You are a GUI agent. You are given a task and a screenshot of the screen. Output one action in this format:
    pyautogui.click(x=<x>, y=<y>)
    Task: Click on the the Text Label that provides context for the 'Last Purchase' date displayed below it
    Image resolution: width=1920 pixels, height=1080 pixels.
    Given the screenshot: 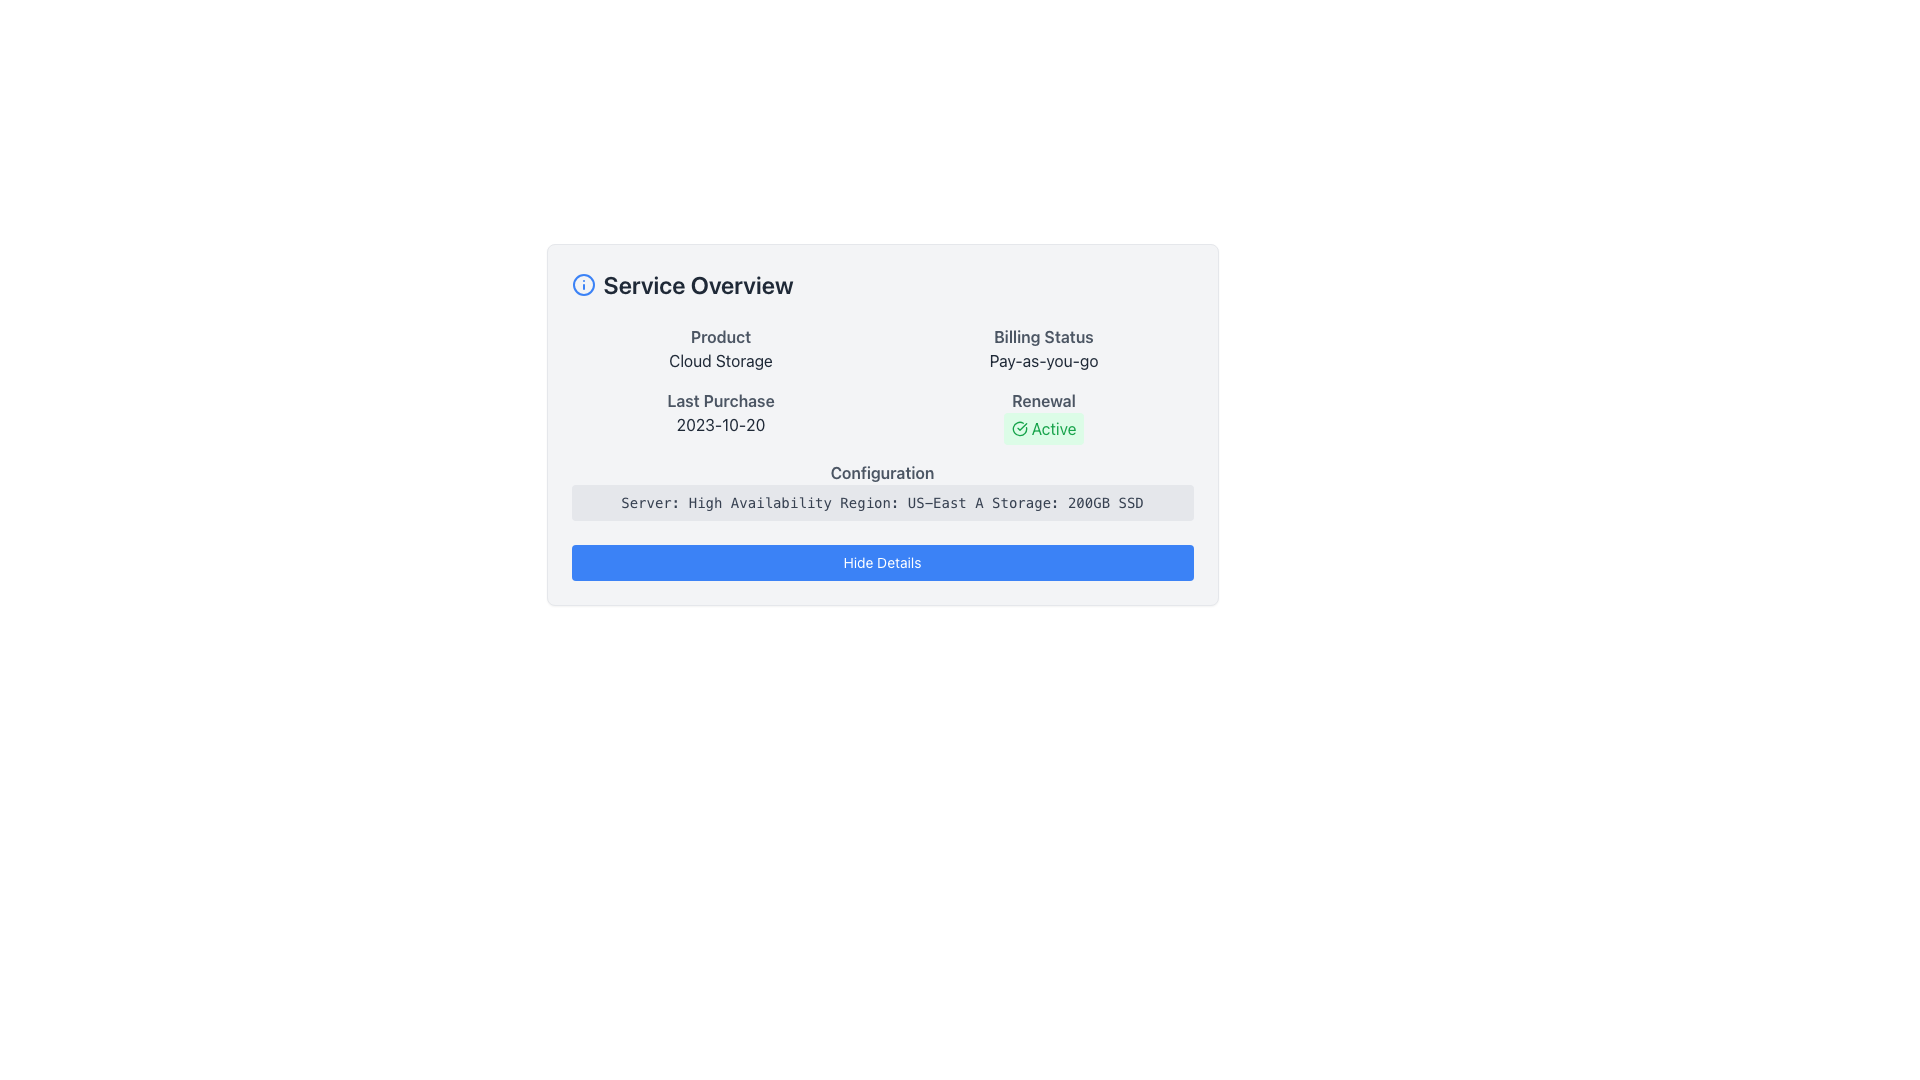 What is the action you would take?
    pyautogui.click(x=720, y=401)
    